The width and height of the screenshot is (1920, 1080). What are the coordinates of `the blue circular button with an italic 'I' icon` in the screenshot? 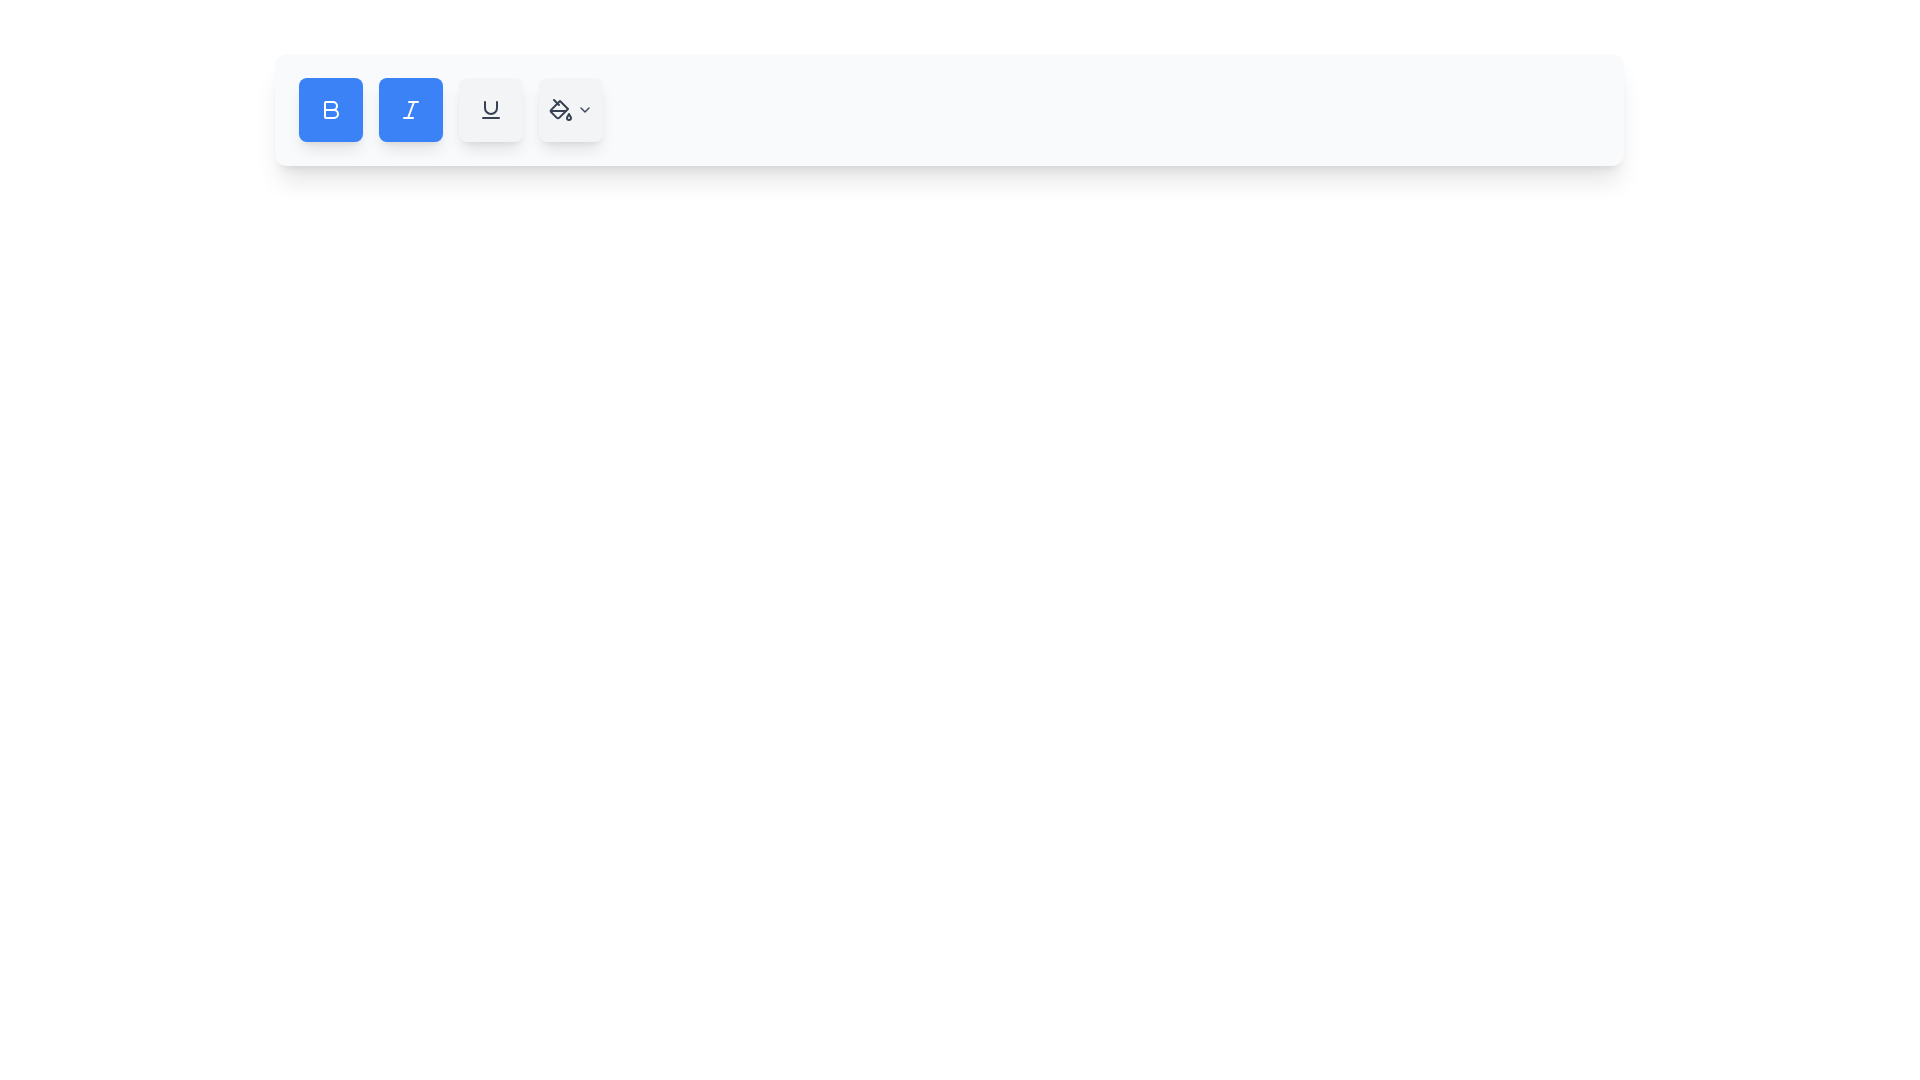 It's located at (410, 110).